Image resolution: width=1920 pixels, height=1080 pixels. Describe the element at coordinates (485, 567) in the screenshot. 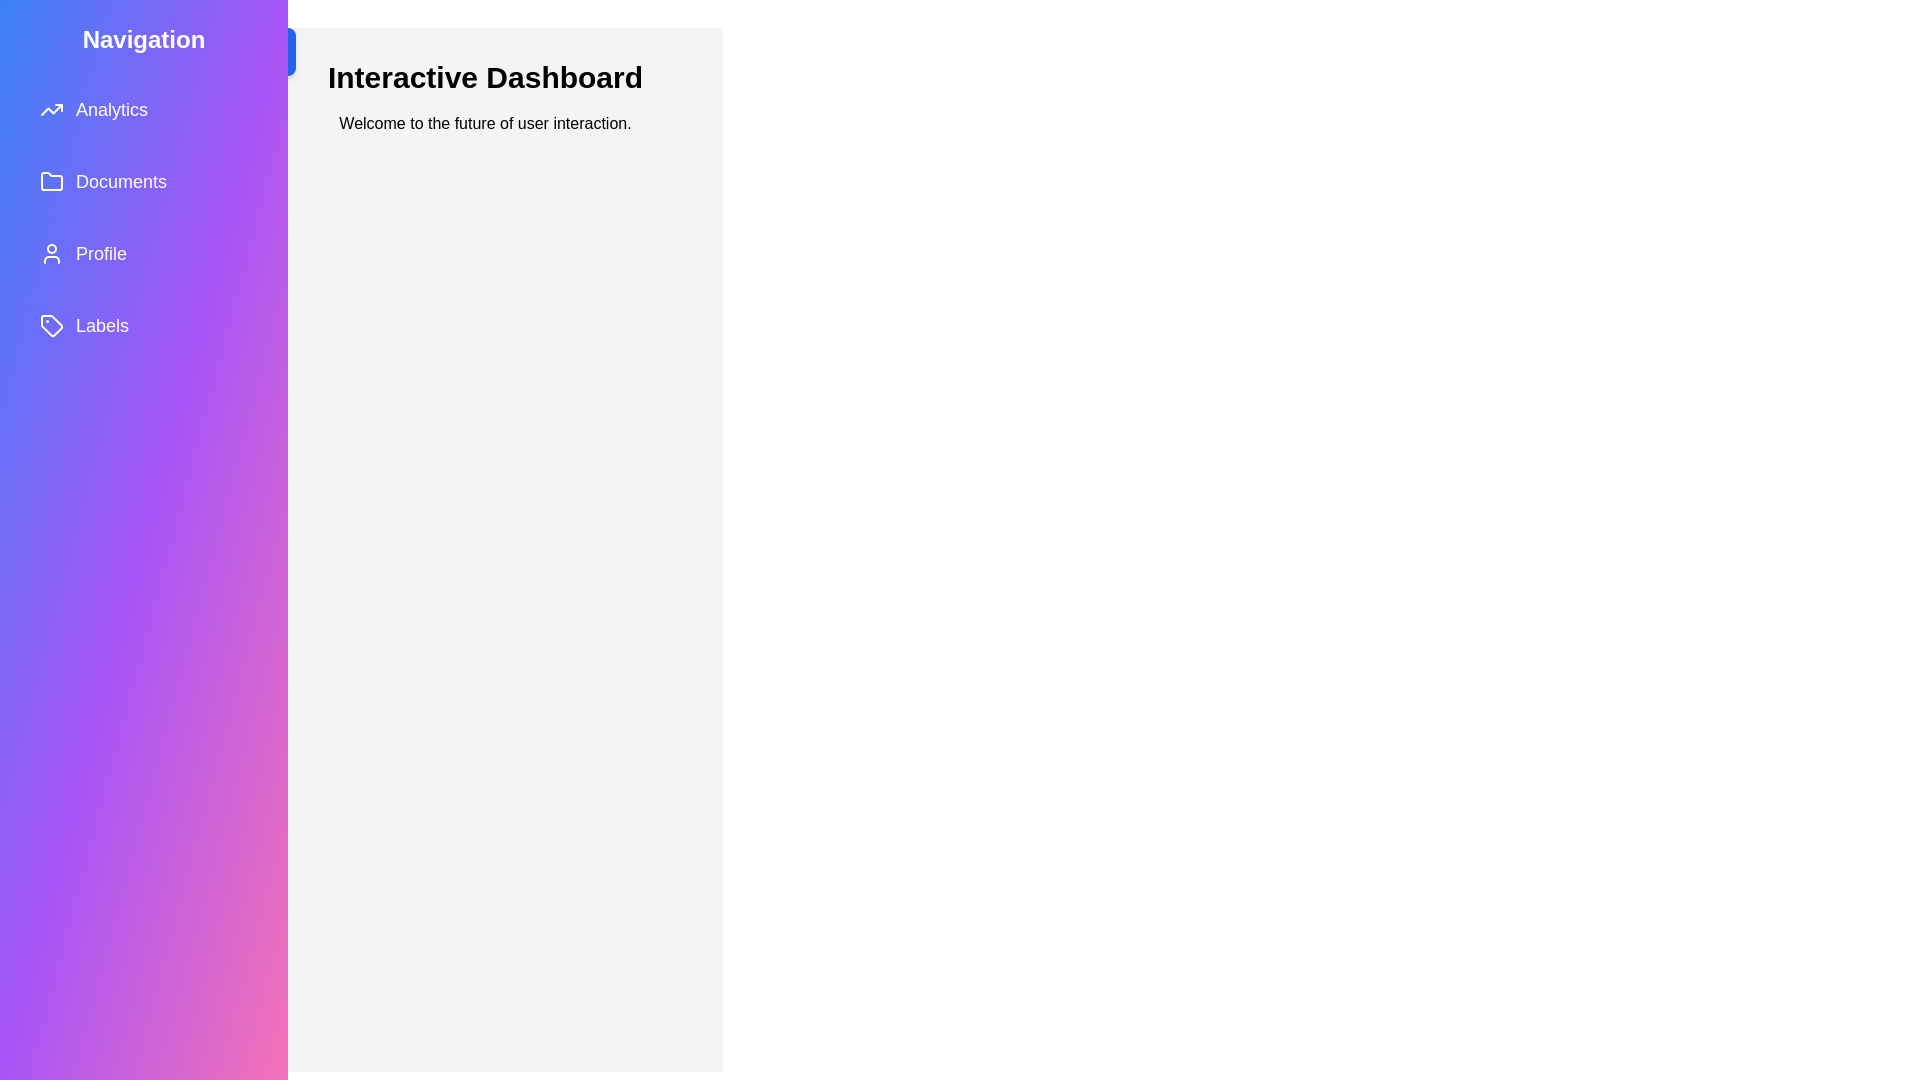

I see `the main content area to interact with it` at that location.